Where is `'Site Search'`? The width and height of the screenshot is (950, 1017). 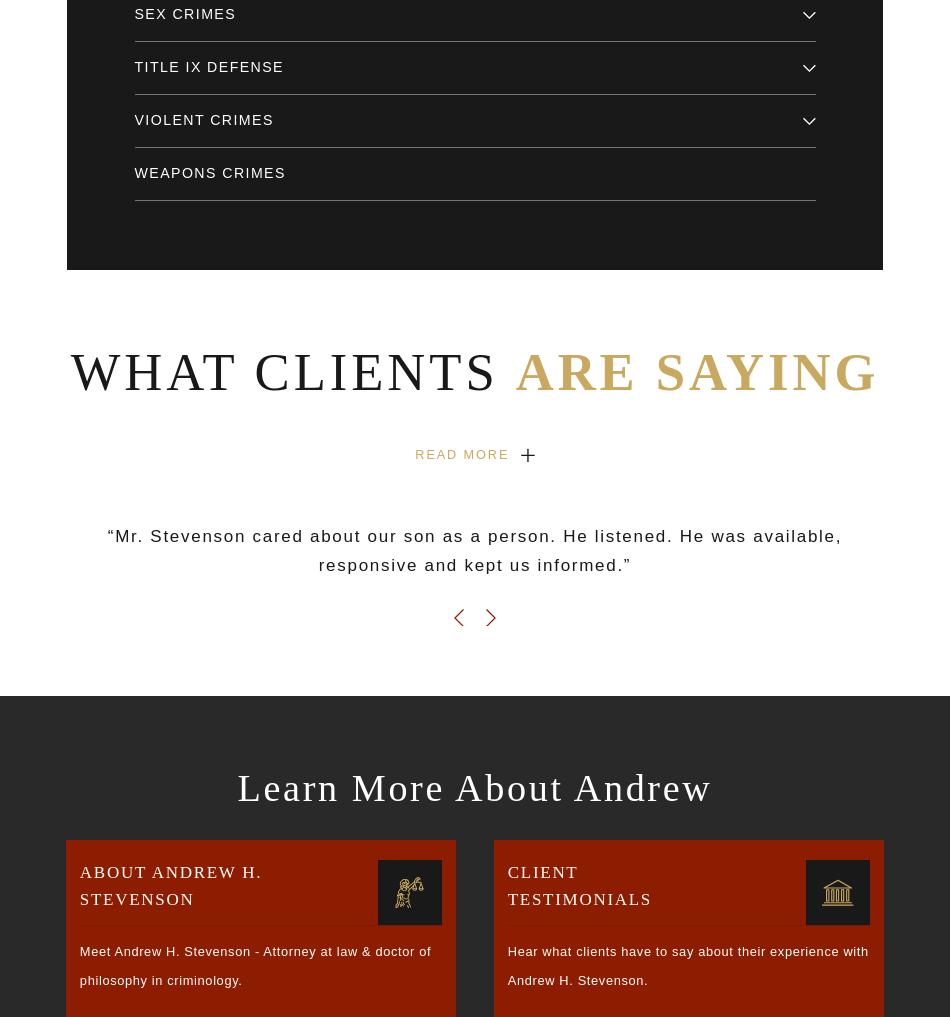
'Site Search' is located at coordinates (114, 637).